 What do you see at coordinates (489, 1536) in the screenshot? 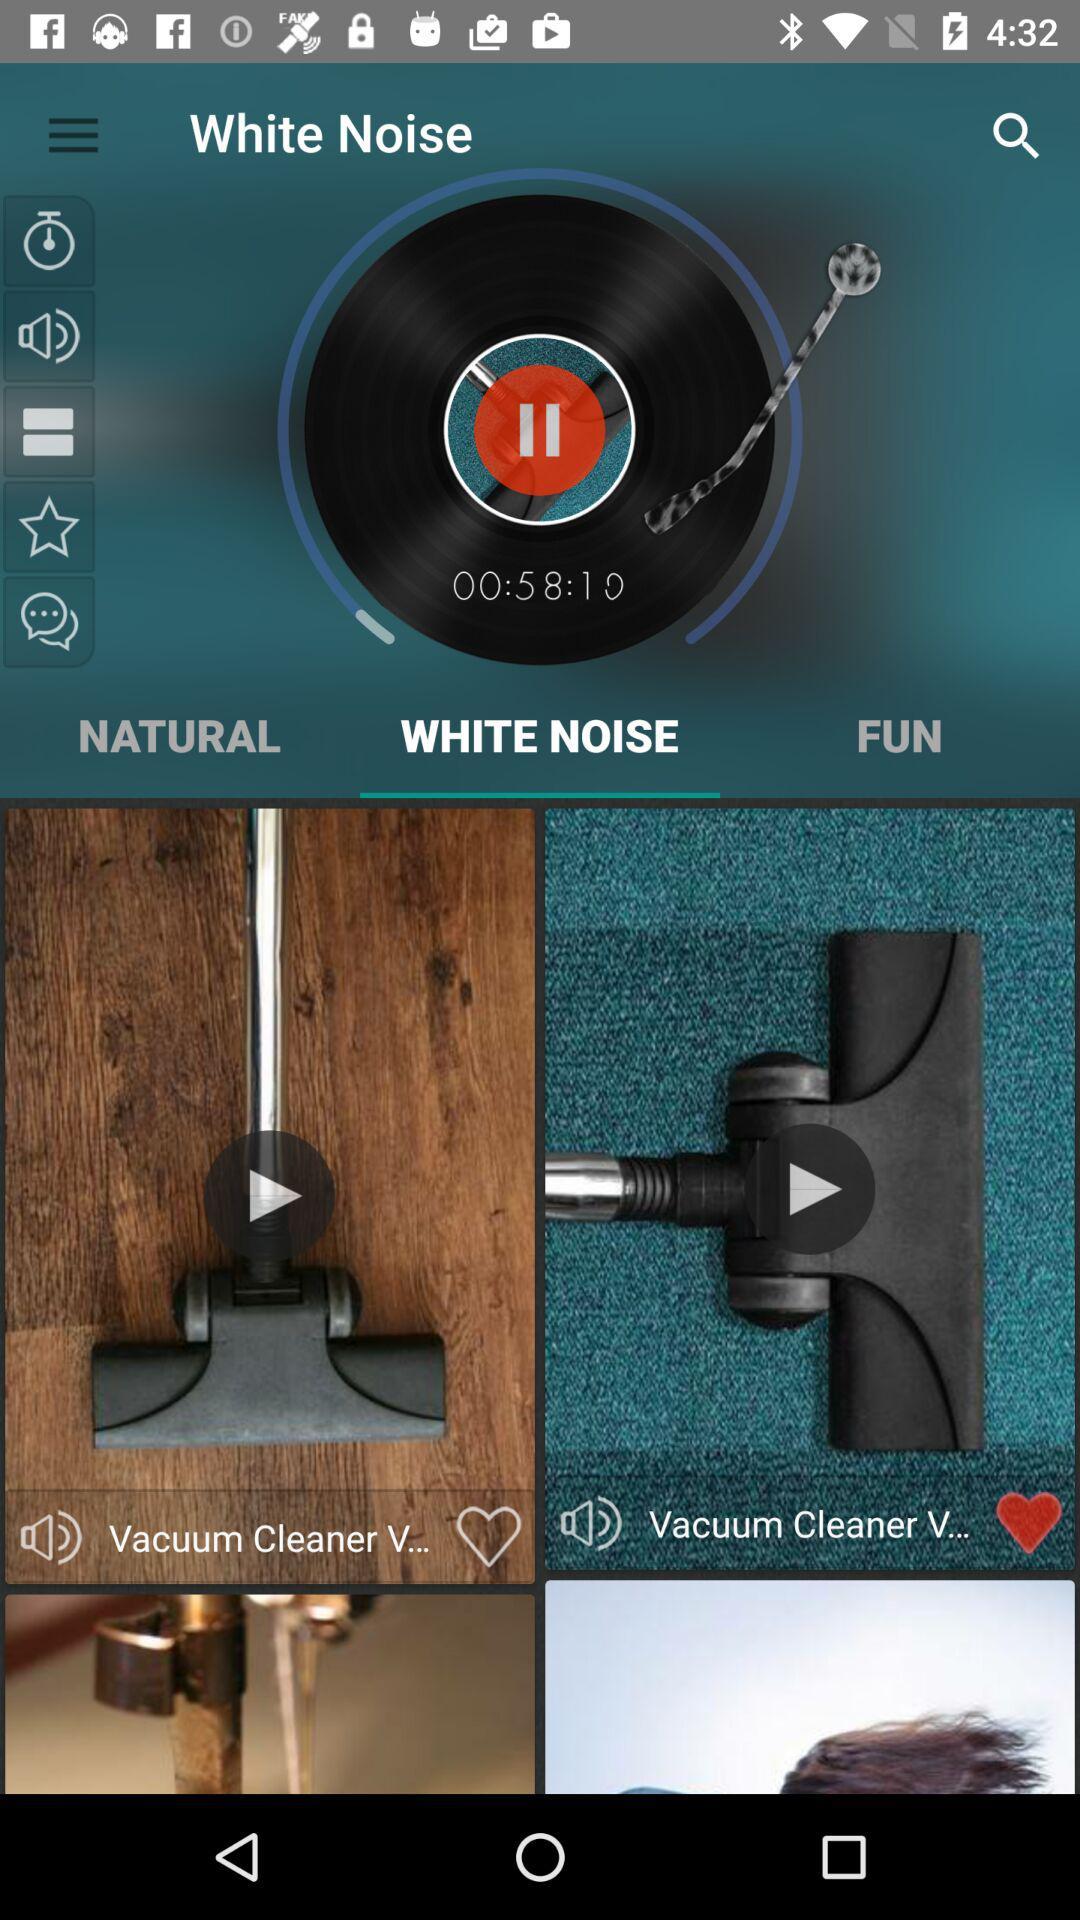
I see `mark as favorite` at bounding box center [489, 1536].